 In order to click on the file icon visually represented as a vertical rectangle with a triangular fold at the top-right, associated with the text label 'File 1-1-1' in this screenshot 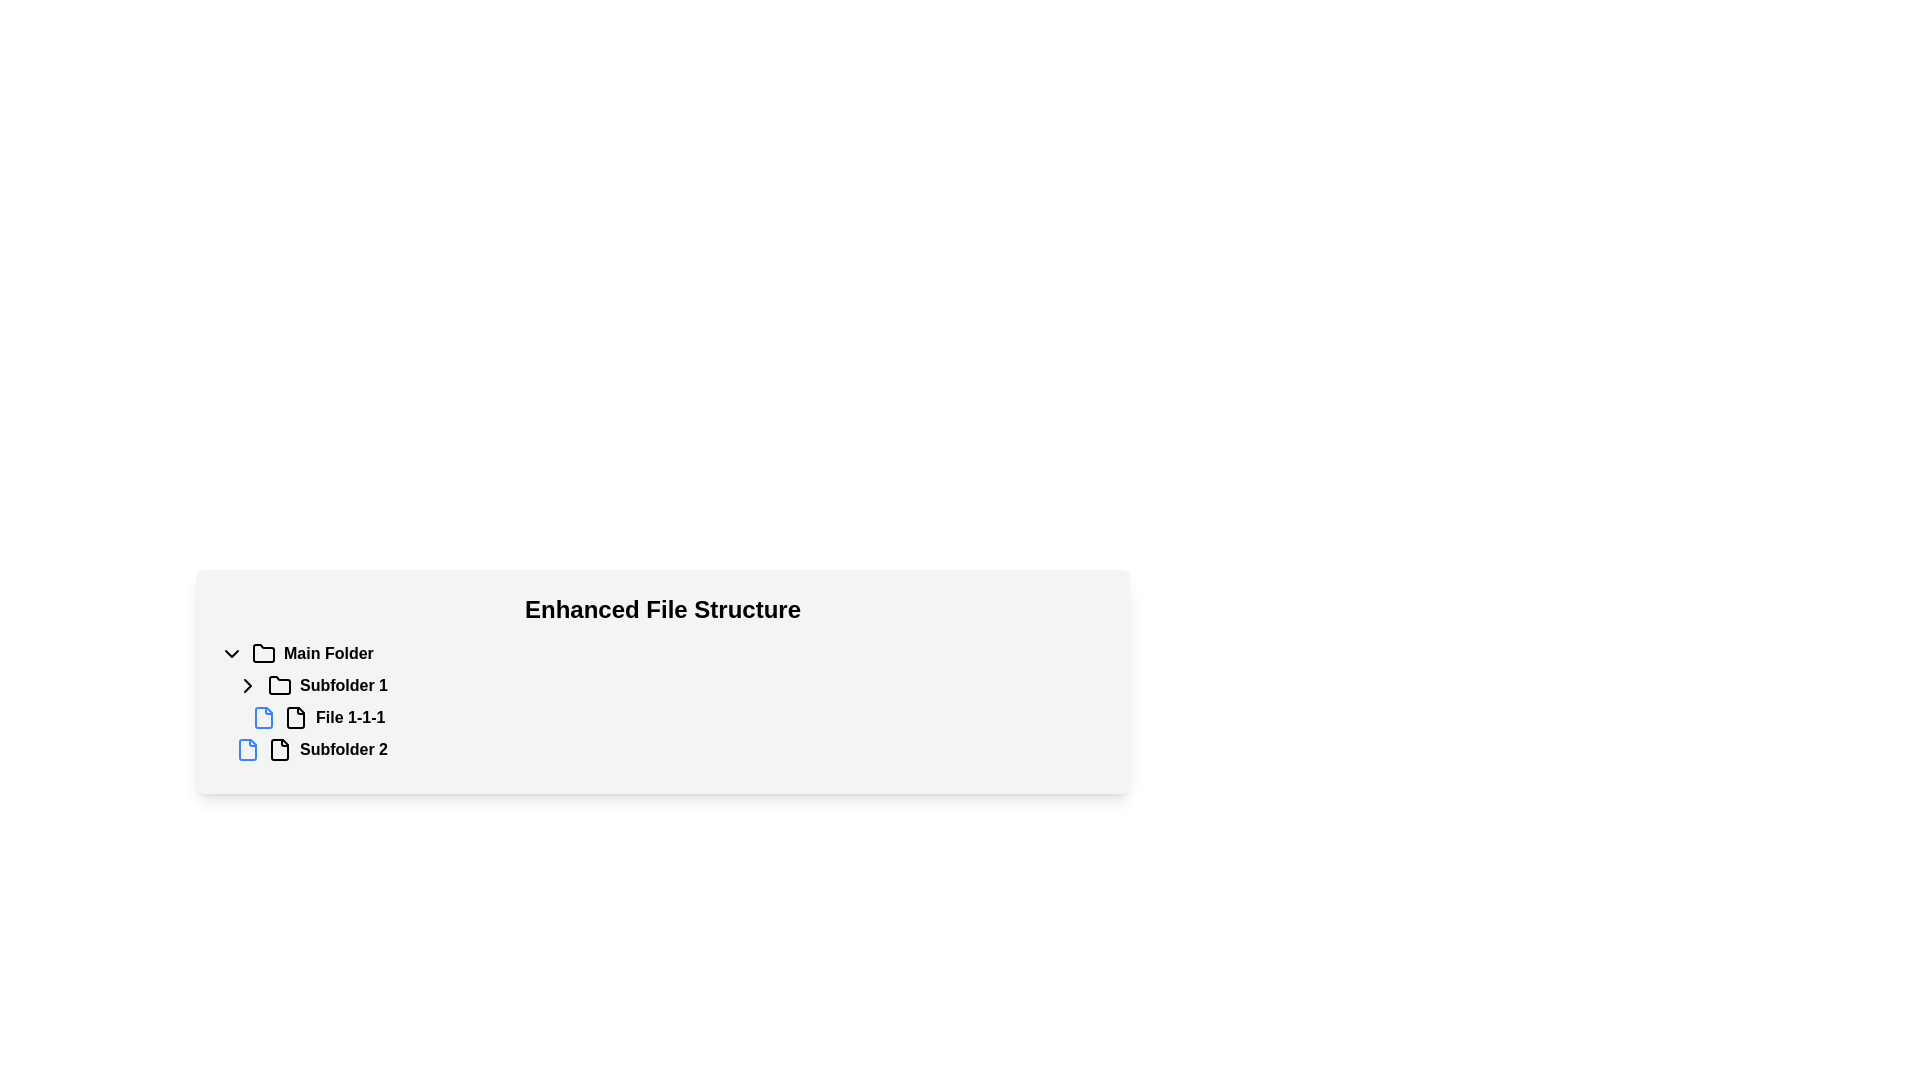, I will do `click(295, 716)`.